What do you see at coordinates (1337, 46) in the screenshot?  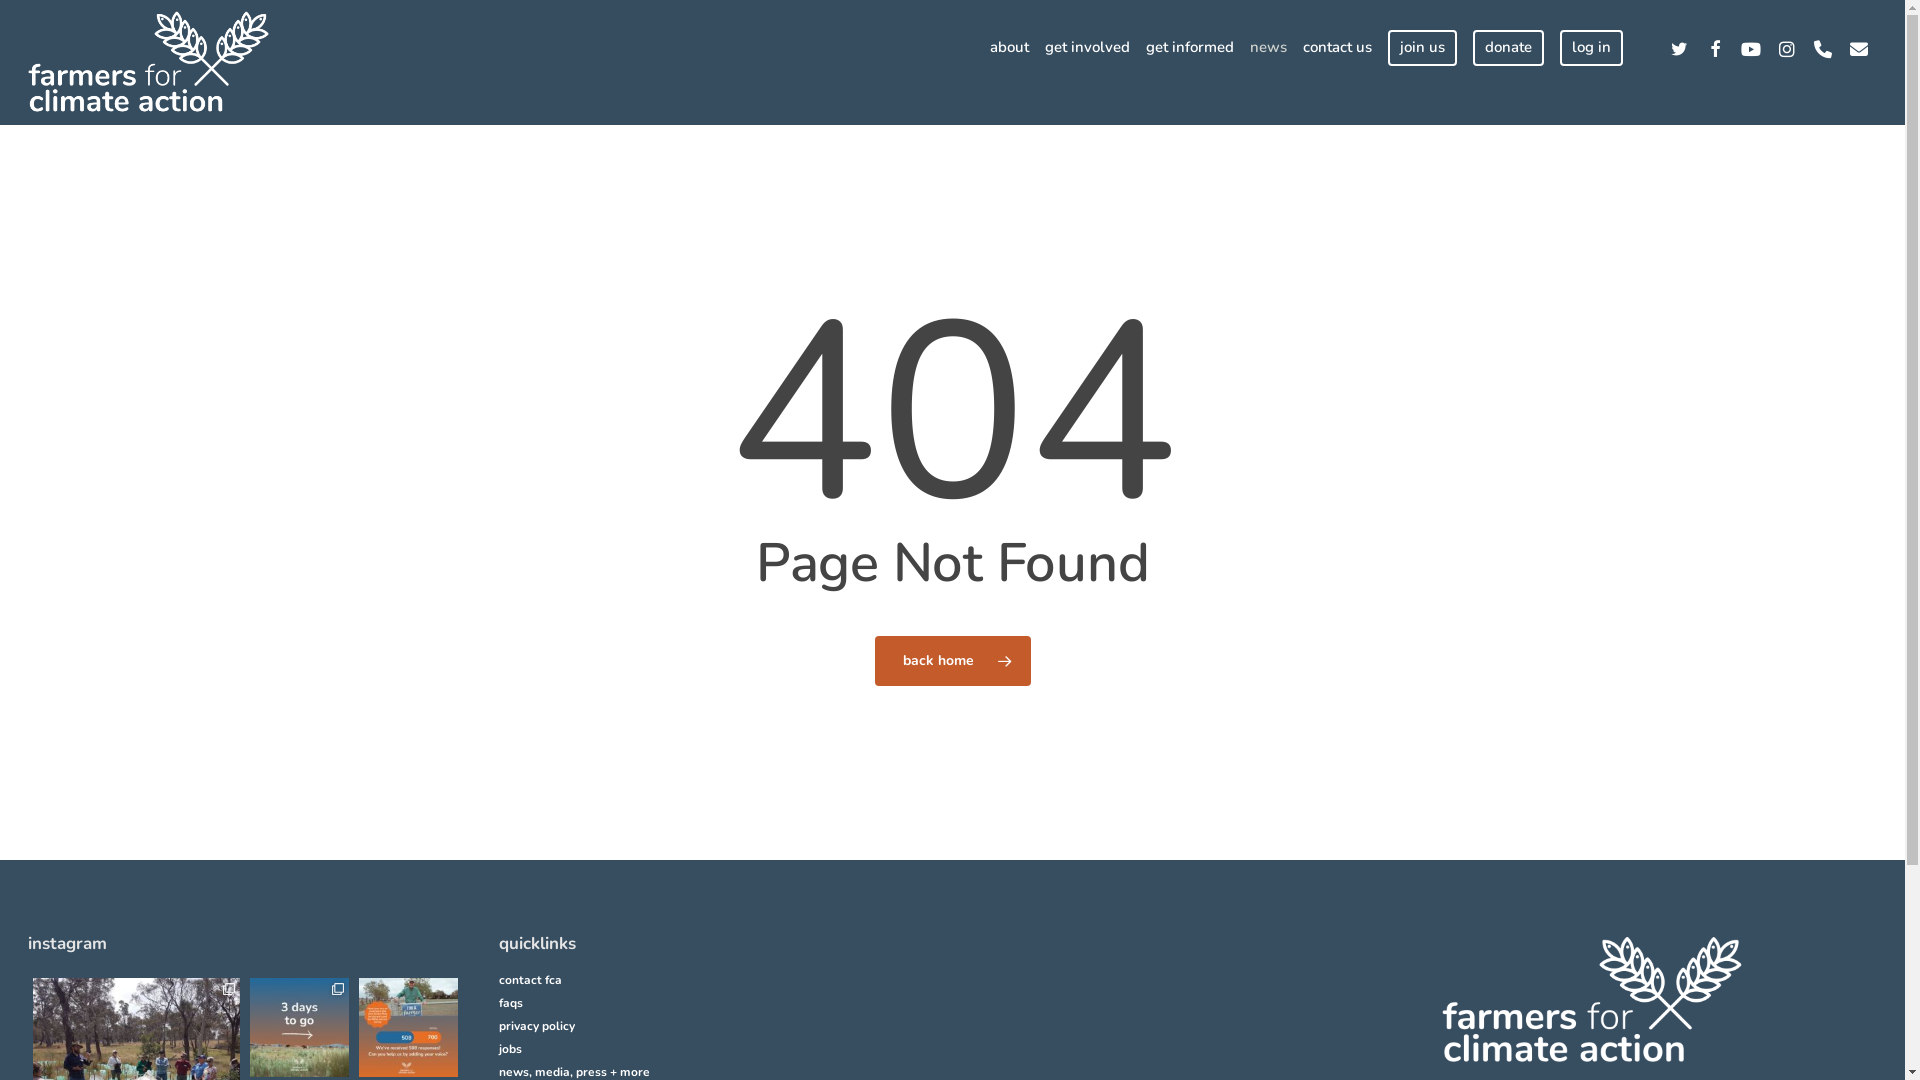 I see `'contact us'` at bounding box center [1337, 46].